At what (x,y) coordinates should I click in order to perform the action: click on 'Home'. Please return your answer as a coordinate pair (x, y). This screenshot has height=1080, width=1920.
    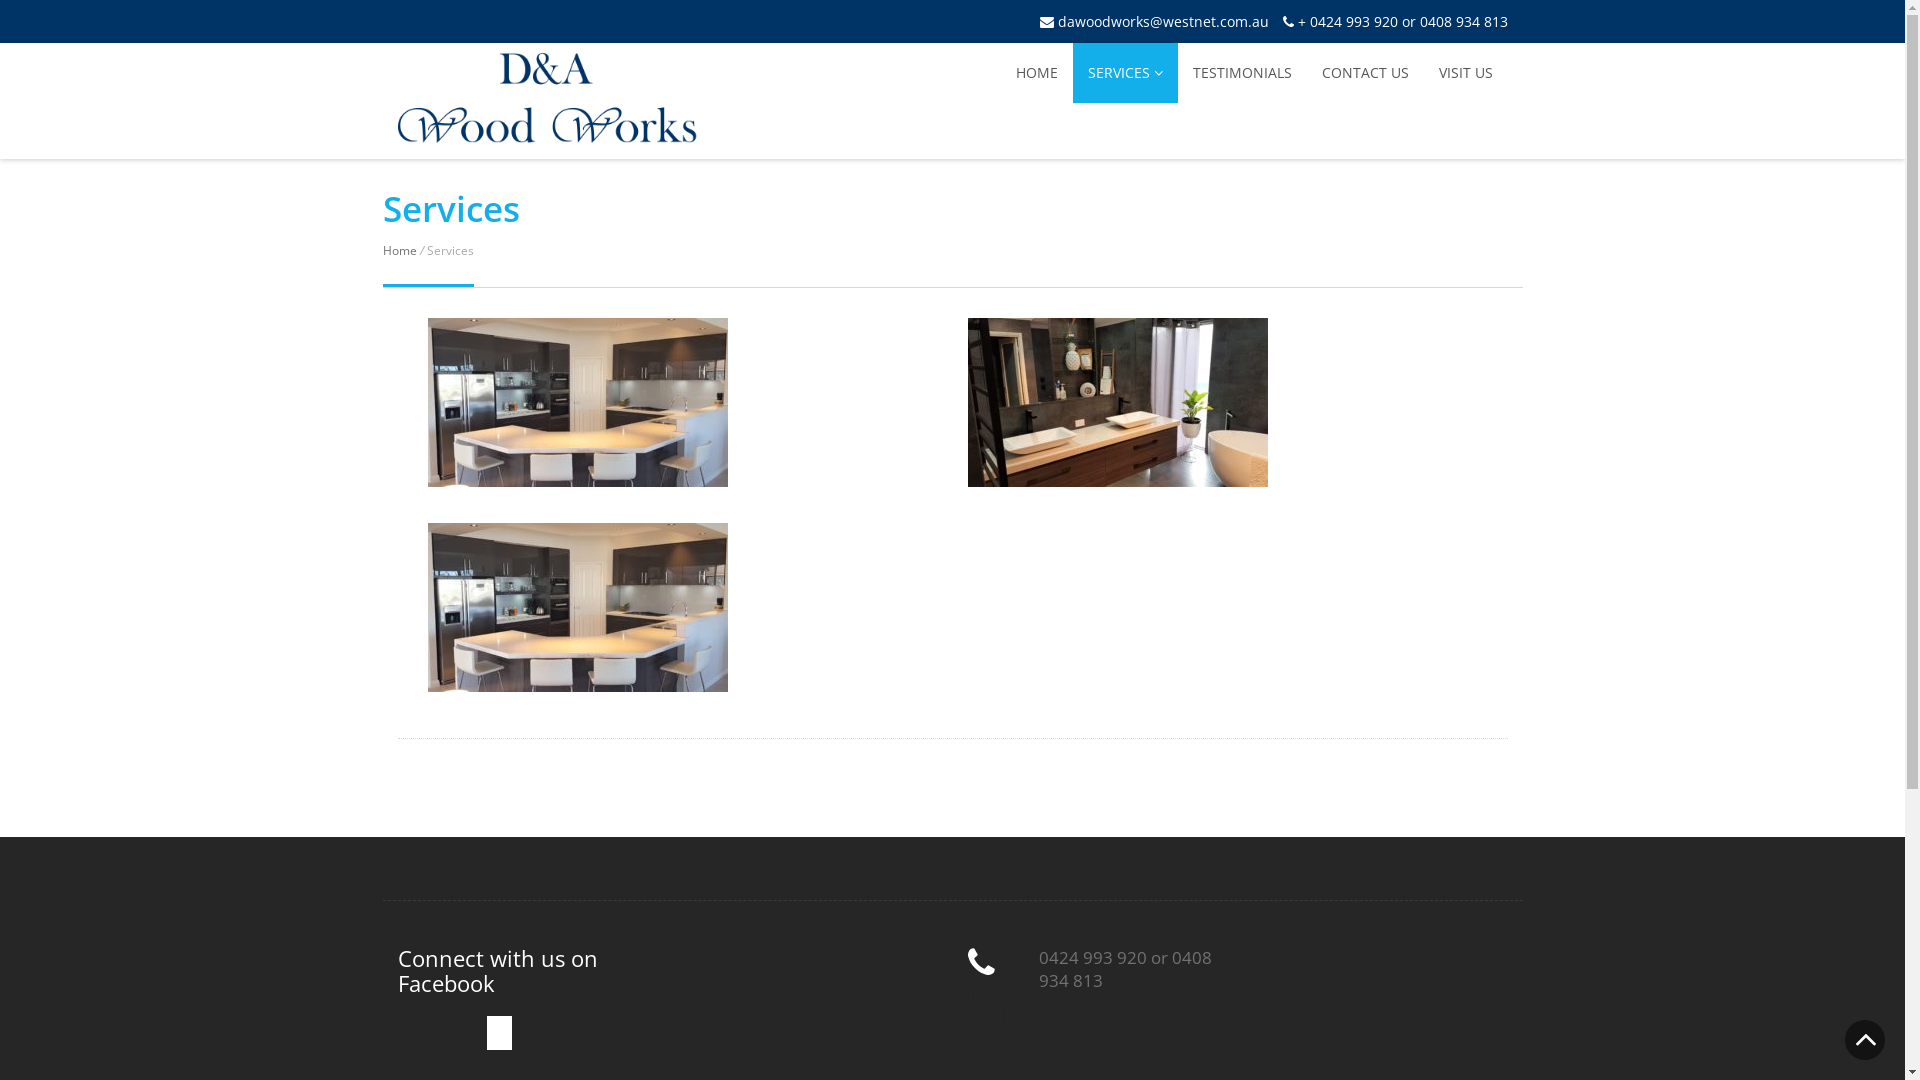
    Looking at the image, I should click on (398, 249).